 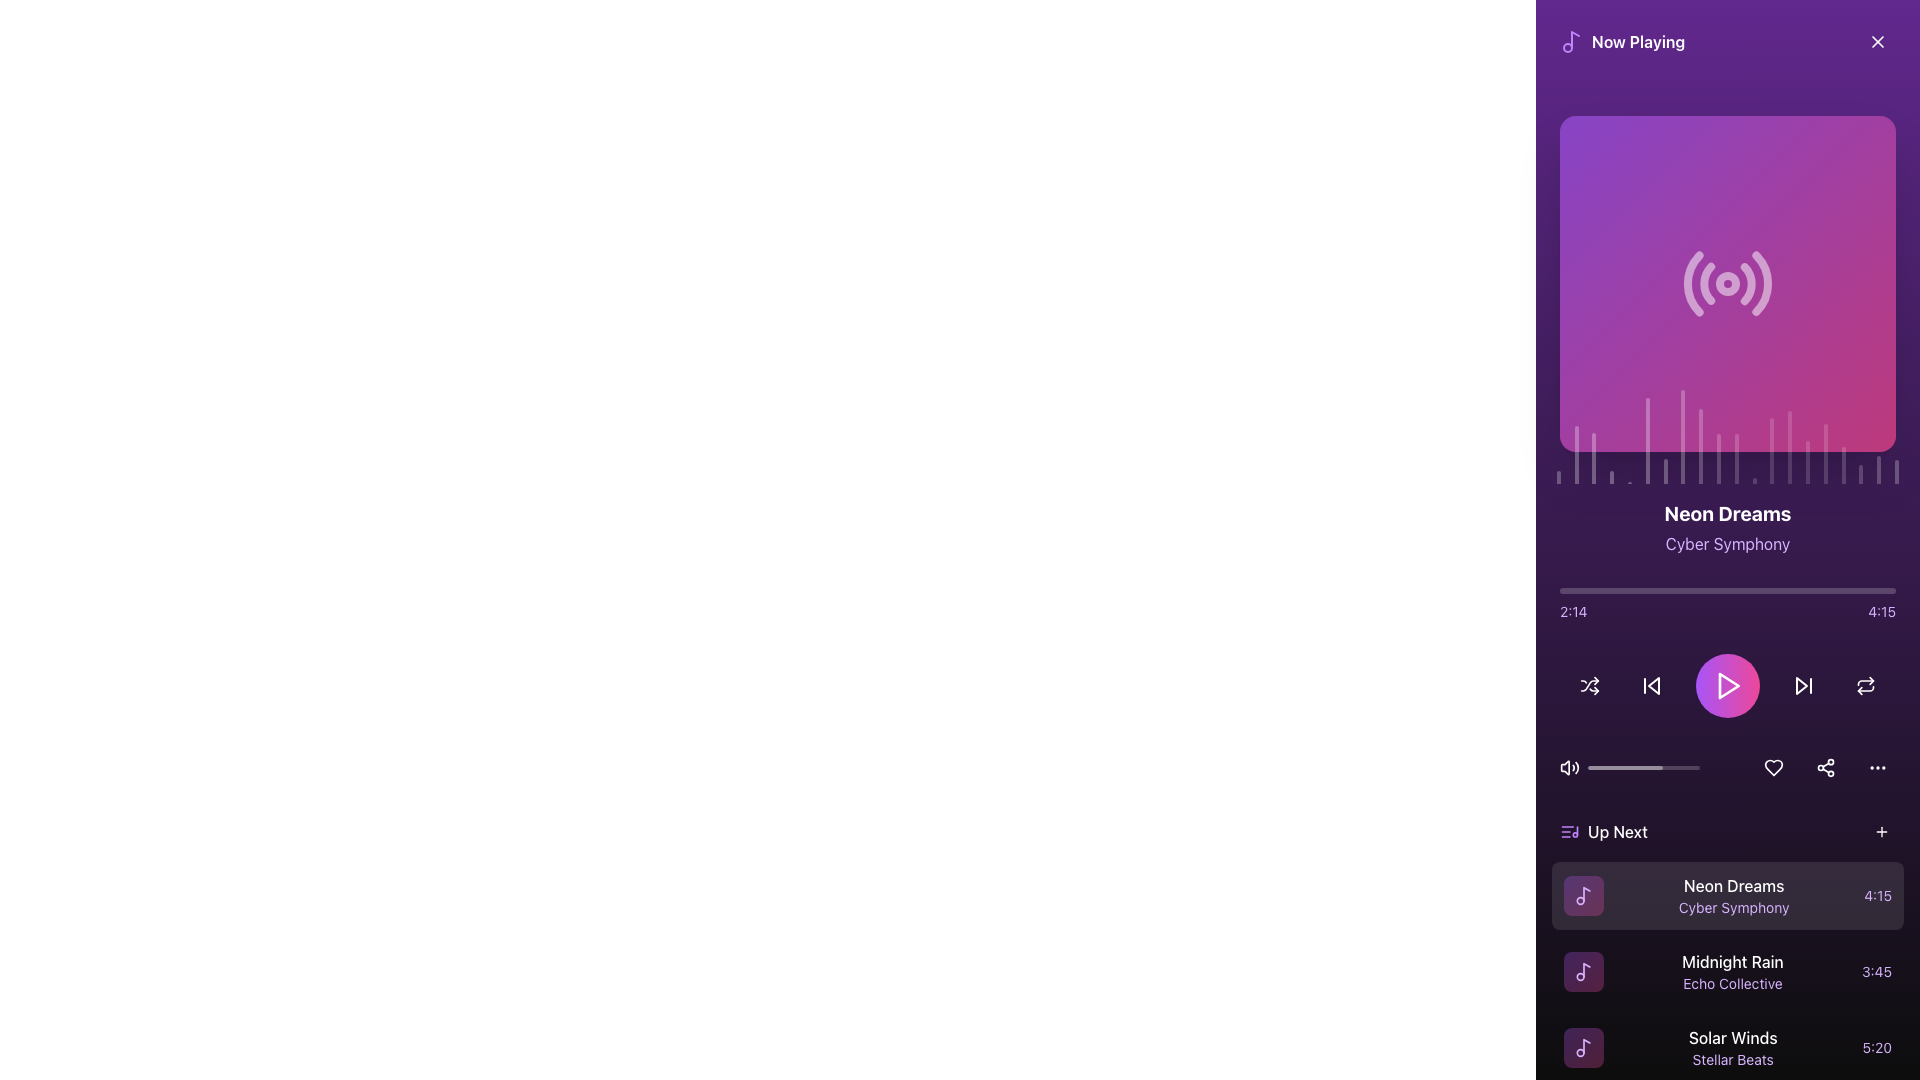 I want to click on the shuffle button located on the bottom control row, which is the first icon from the left, so click(x=1588, y=685).